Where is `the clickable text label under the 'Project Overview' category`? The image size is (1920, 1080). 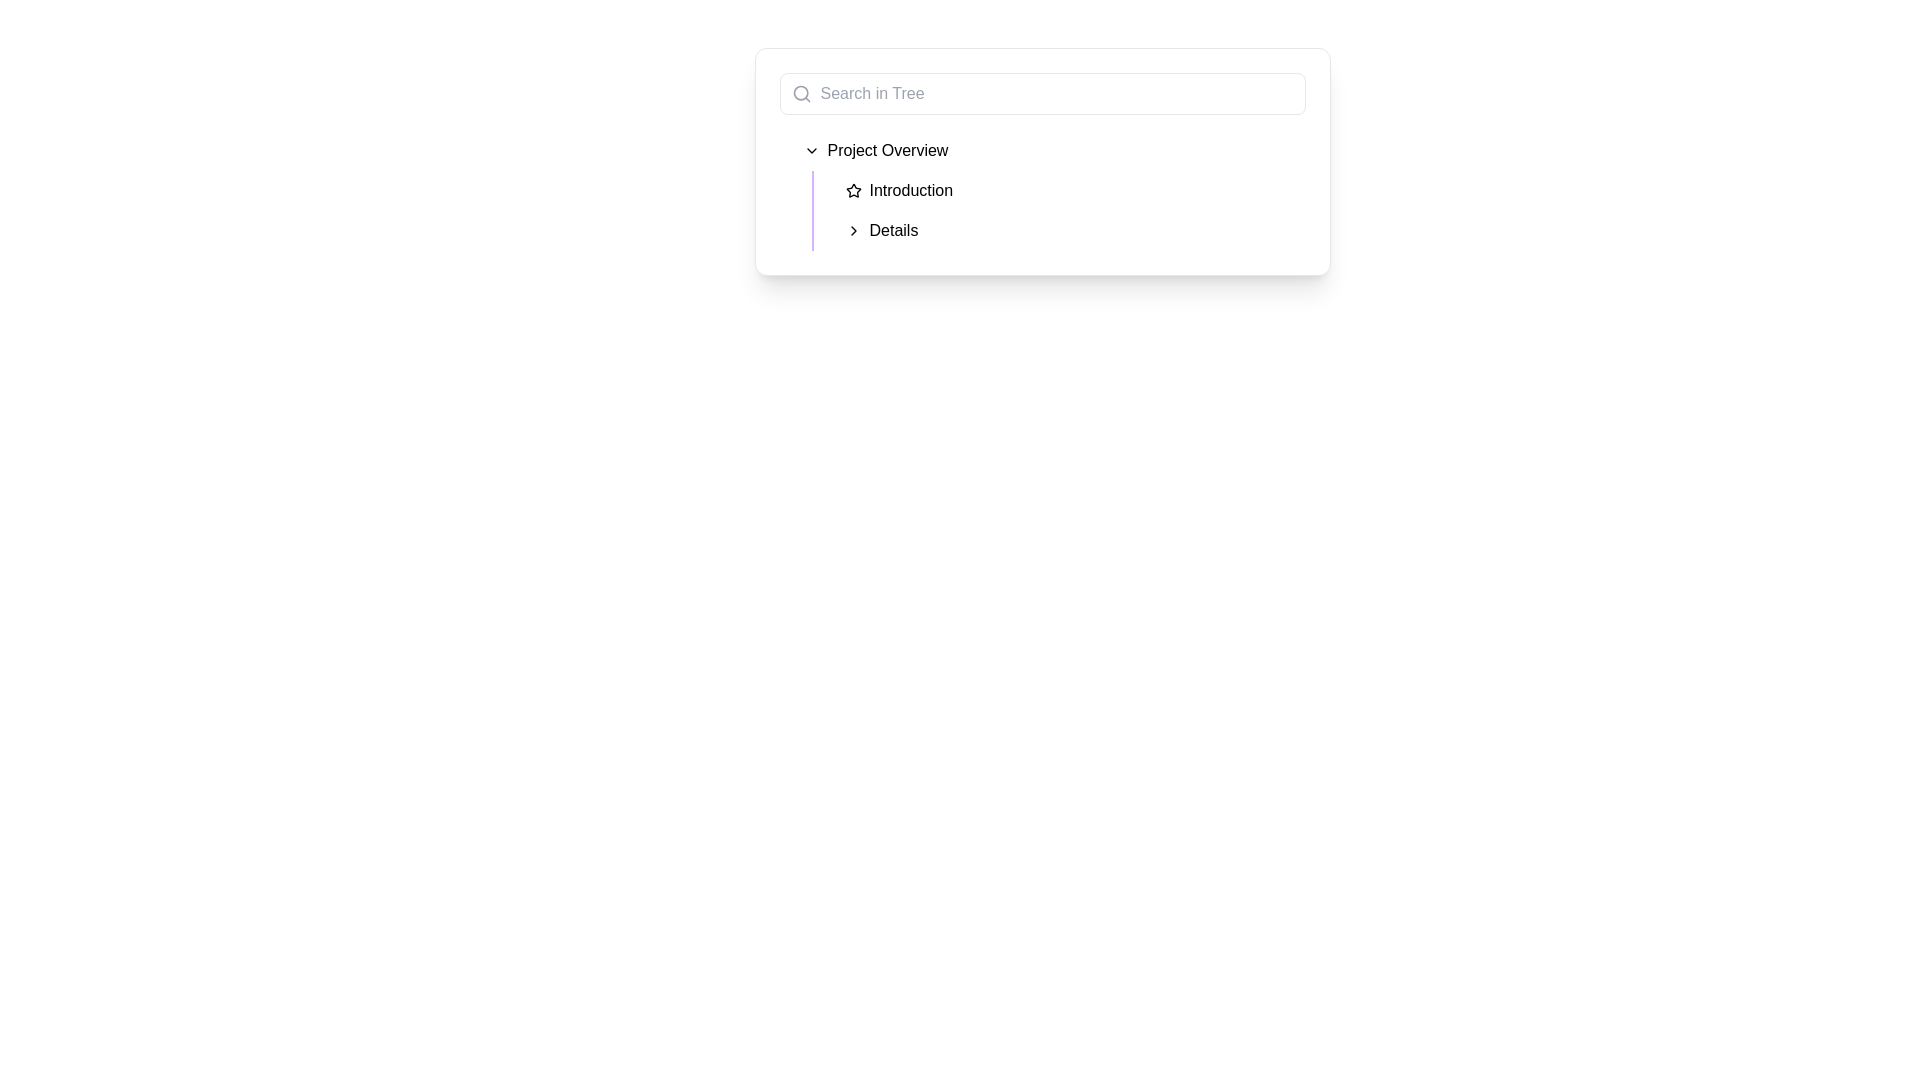 the clickable text label under the 'Project Overview' category is located at coordinates (892, 230).